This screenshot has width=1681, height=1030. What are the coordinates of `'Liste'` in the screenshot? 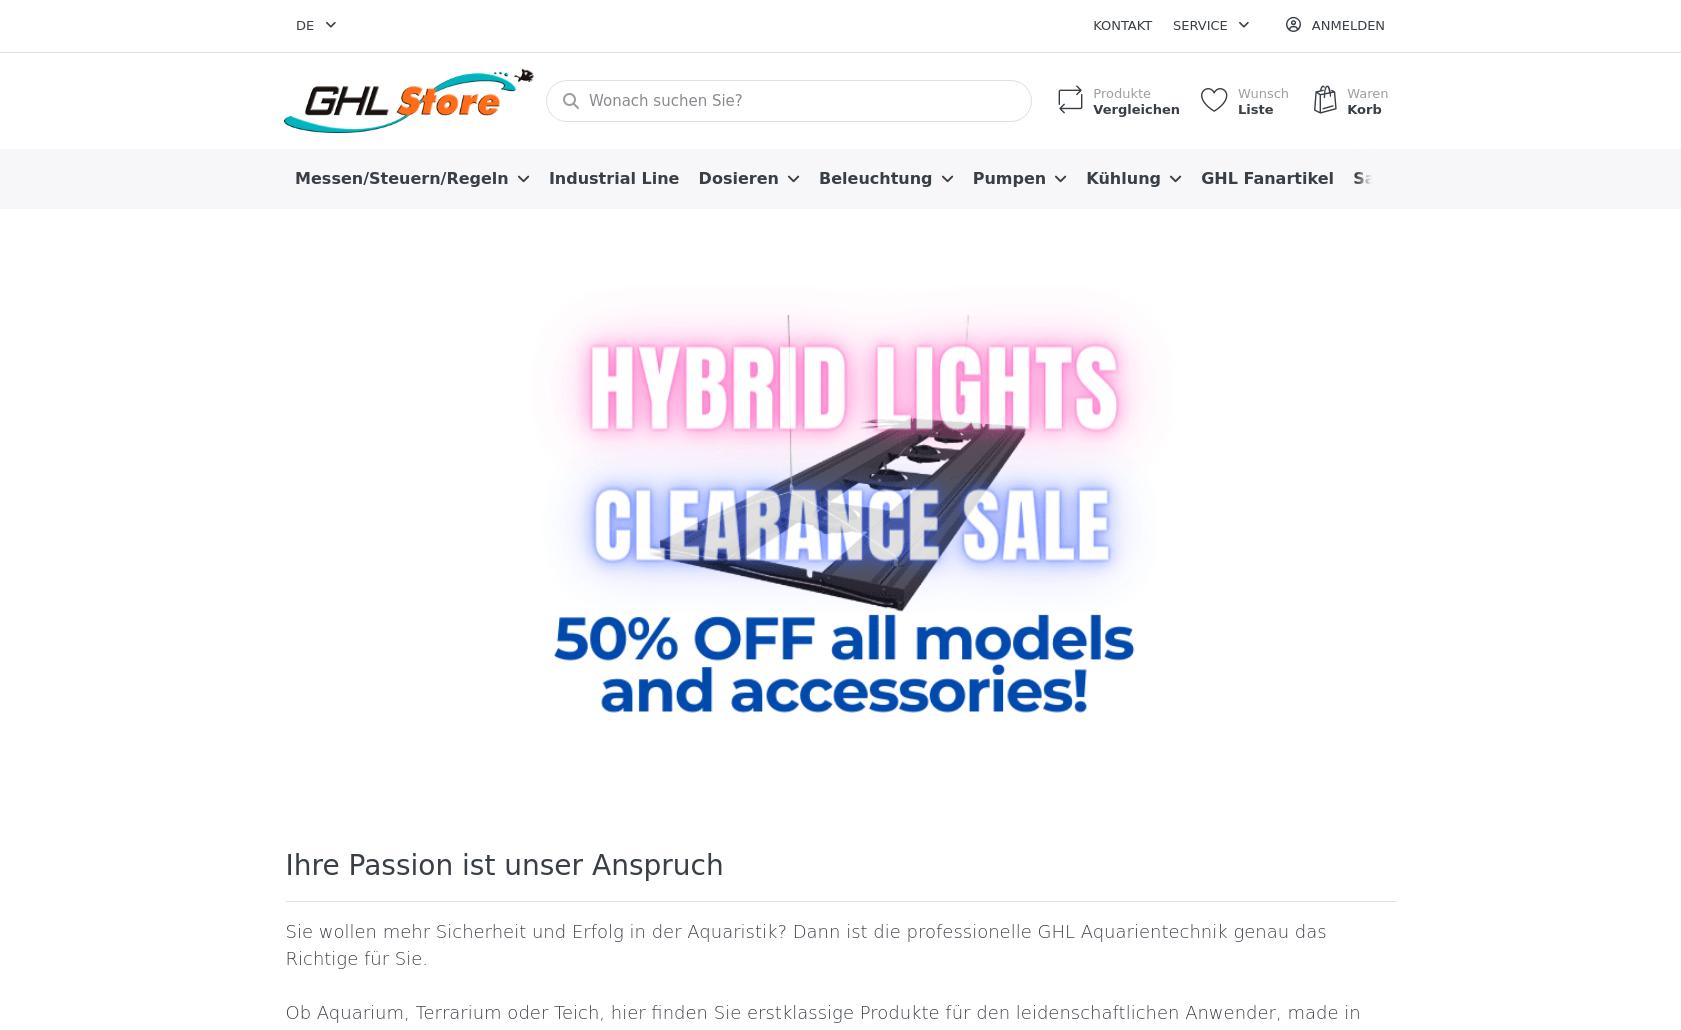 It's located at (1255, 107).